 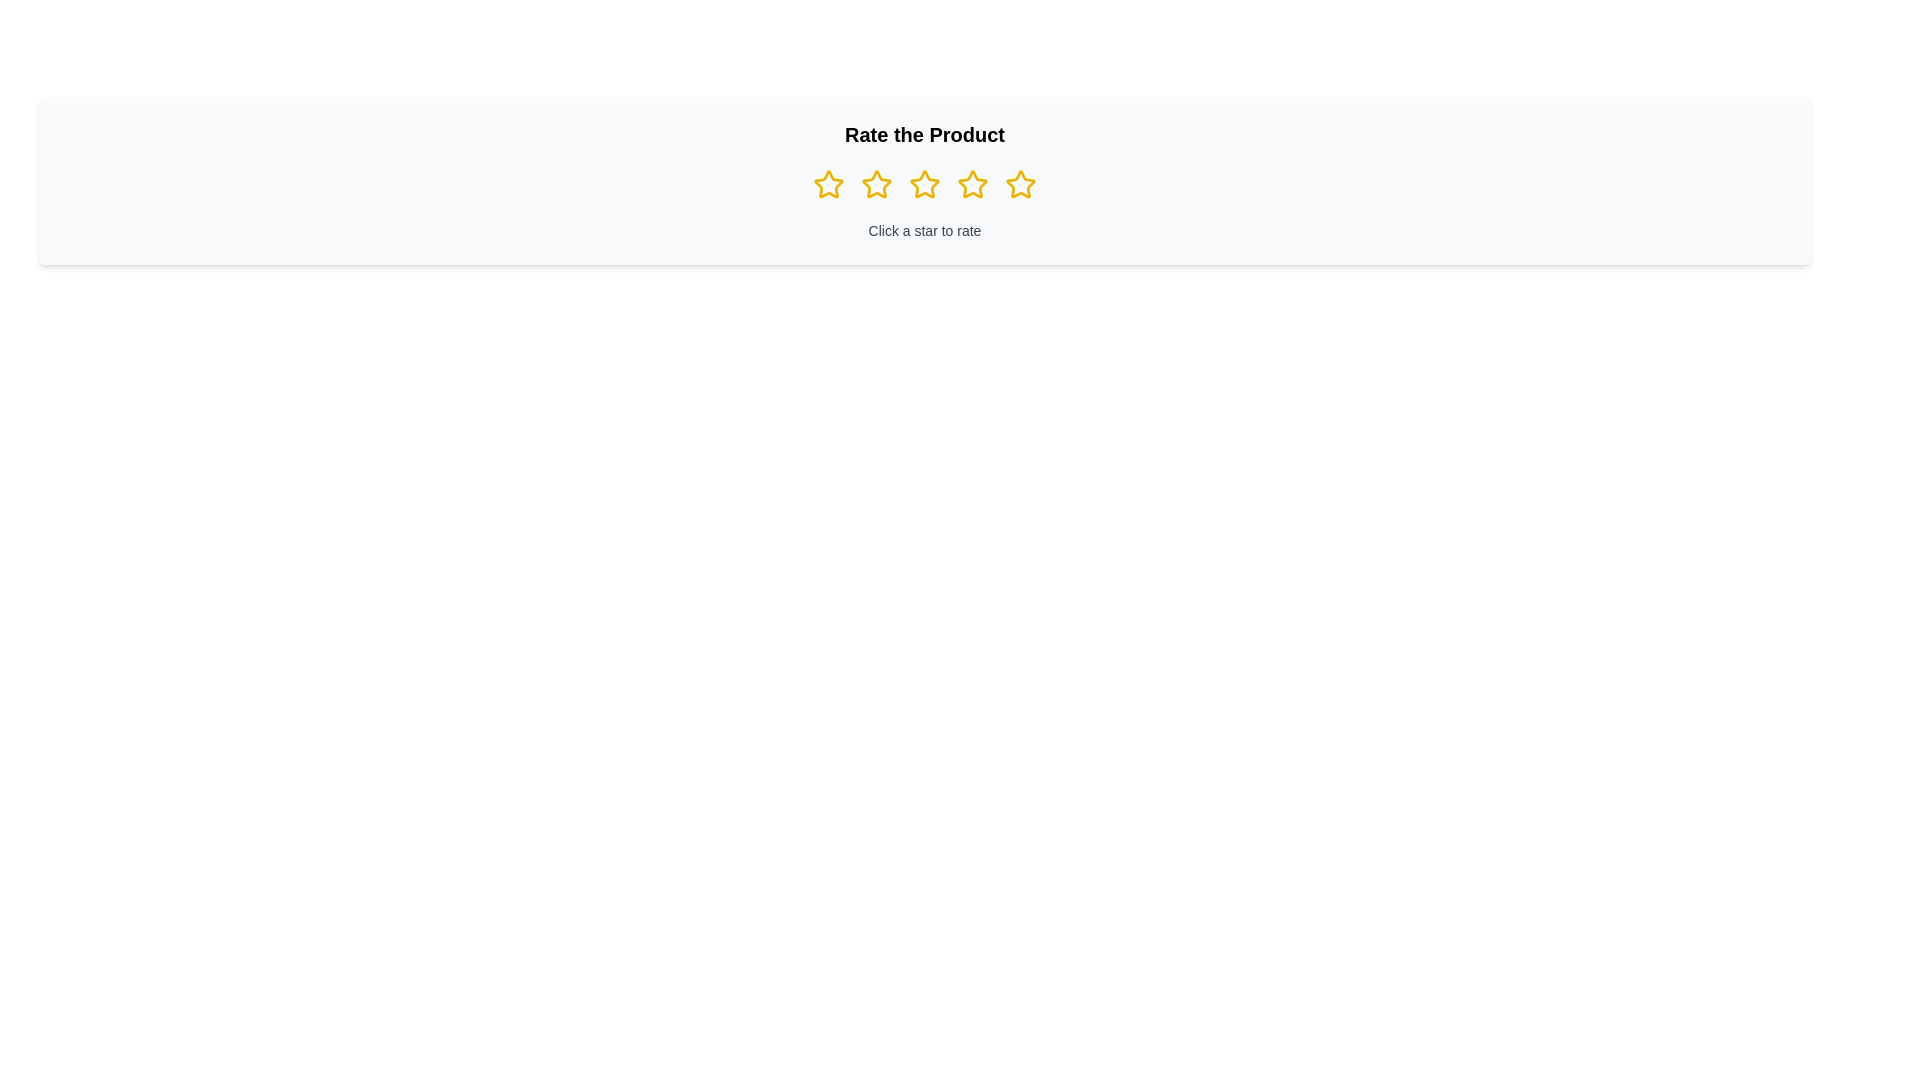 I want to click on the third star icon button, which is a hollow star with a yellow outline, so click(x=973, y=185).